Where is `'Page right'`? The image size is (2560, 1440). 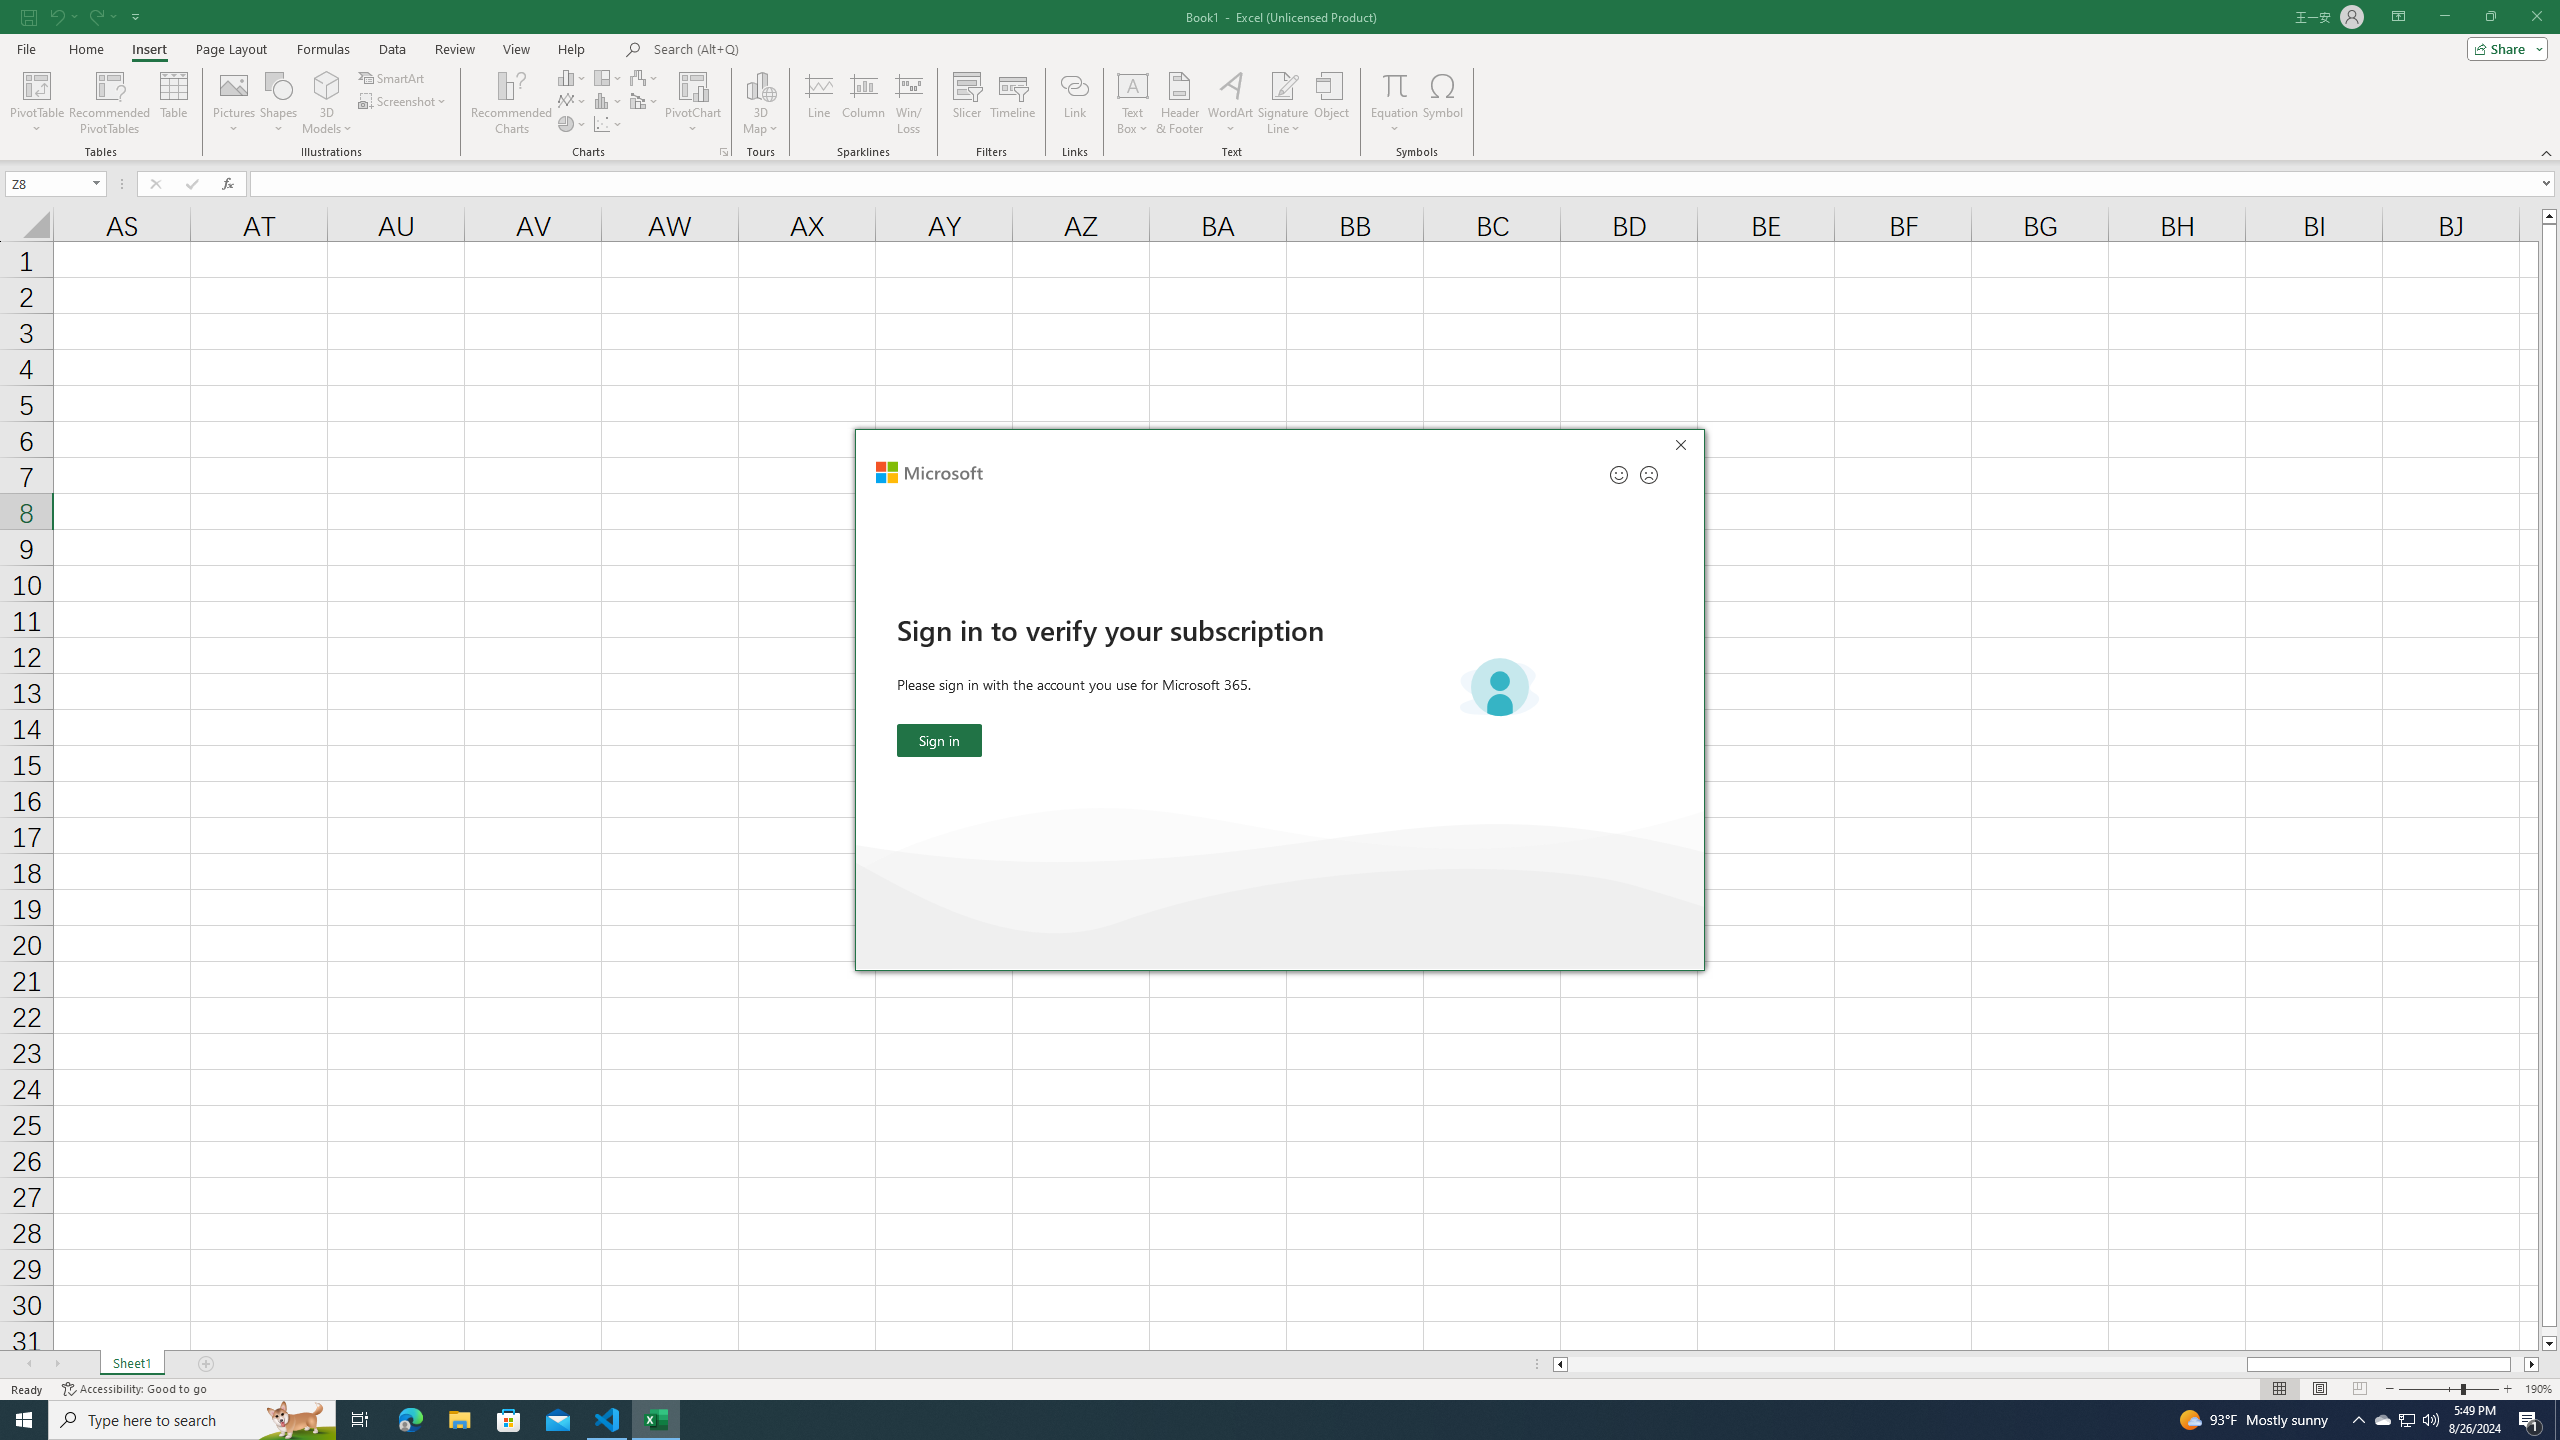 'Page right' is located at coordinates (2516, 1363).